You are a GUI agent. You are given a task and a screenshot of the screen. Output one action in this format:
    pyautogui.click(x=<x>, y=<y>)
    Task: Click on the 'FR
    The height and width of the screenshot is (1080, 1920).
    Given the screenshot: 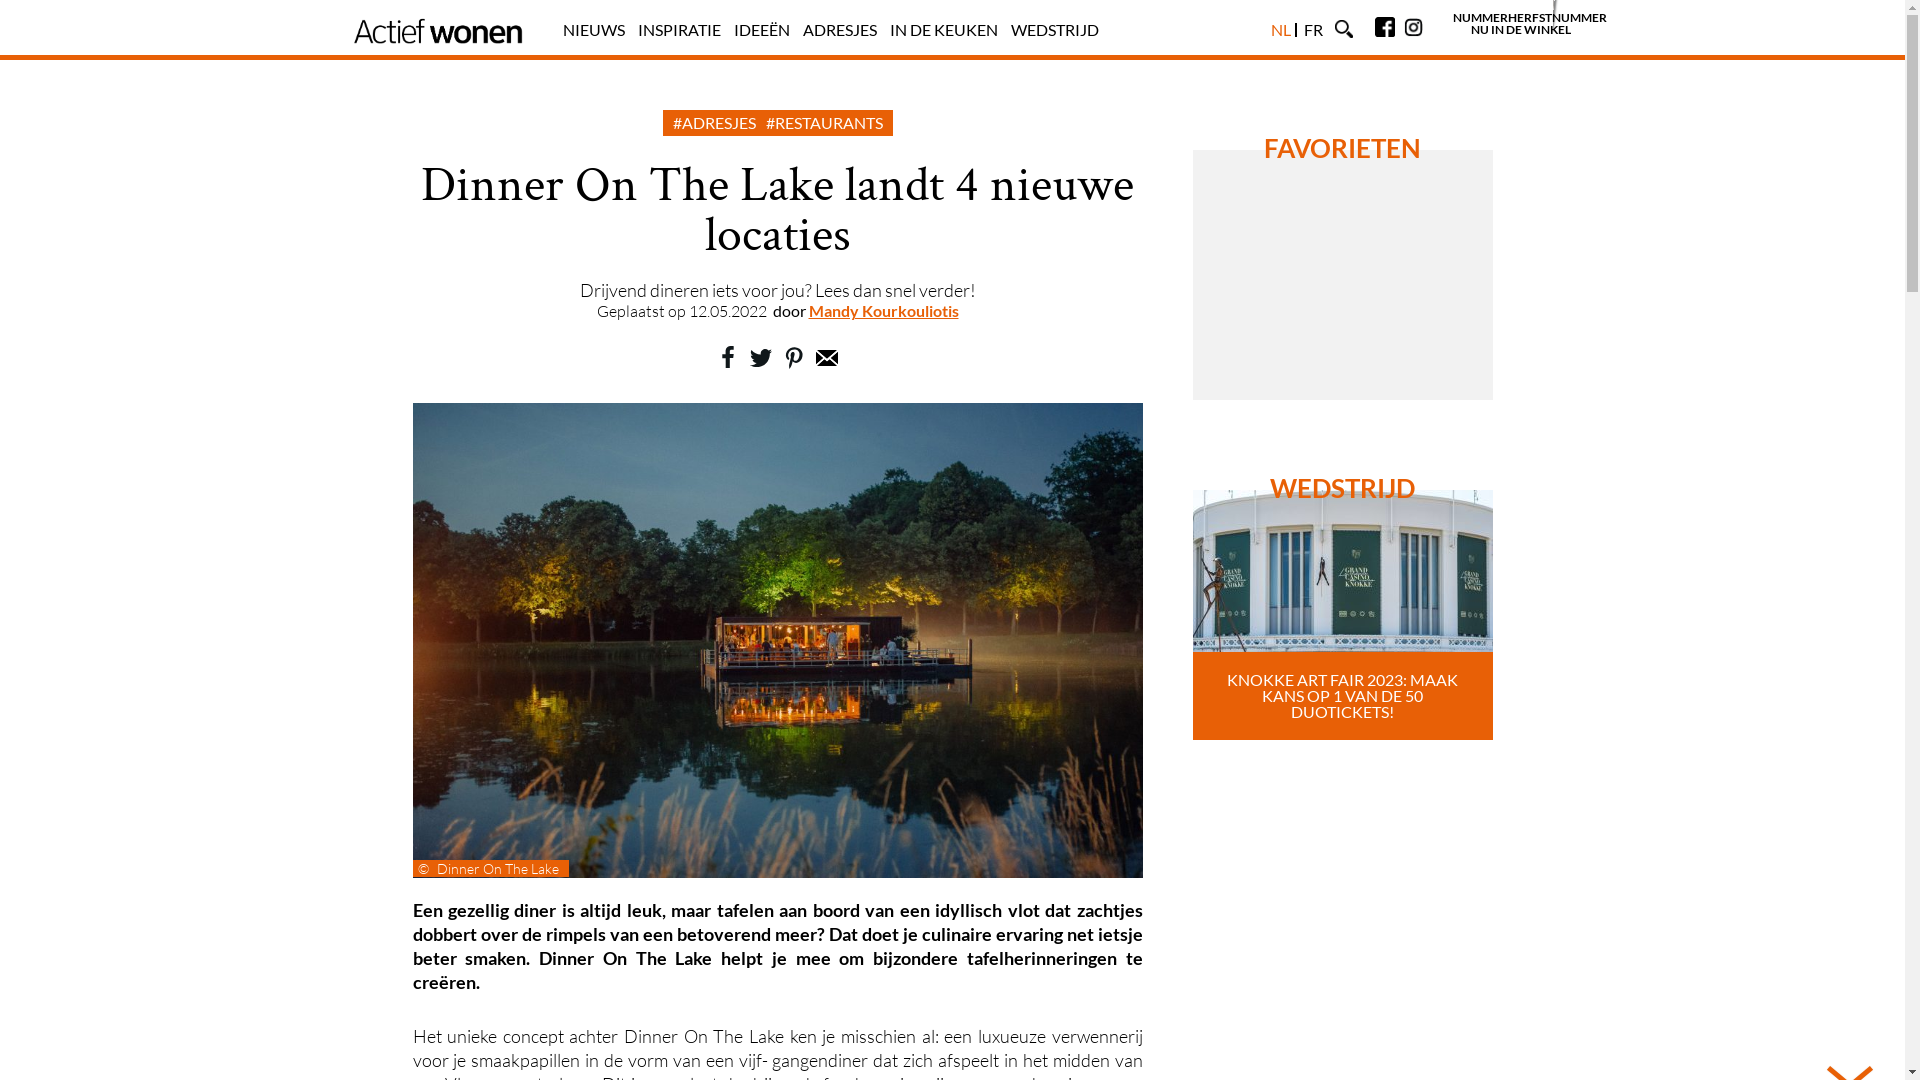 What is the action you would take?
    pyautogui.click(x=1313, y=29)
    